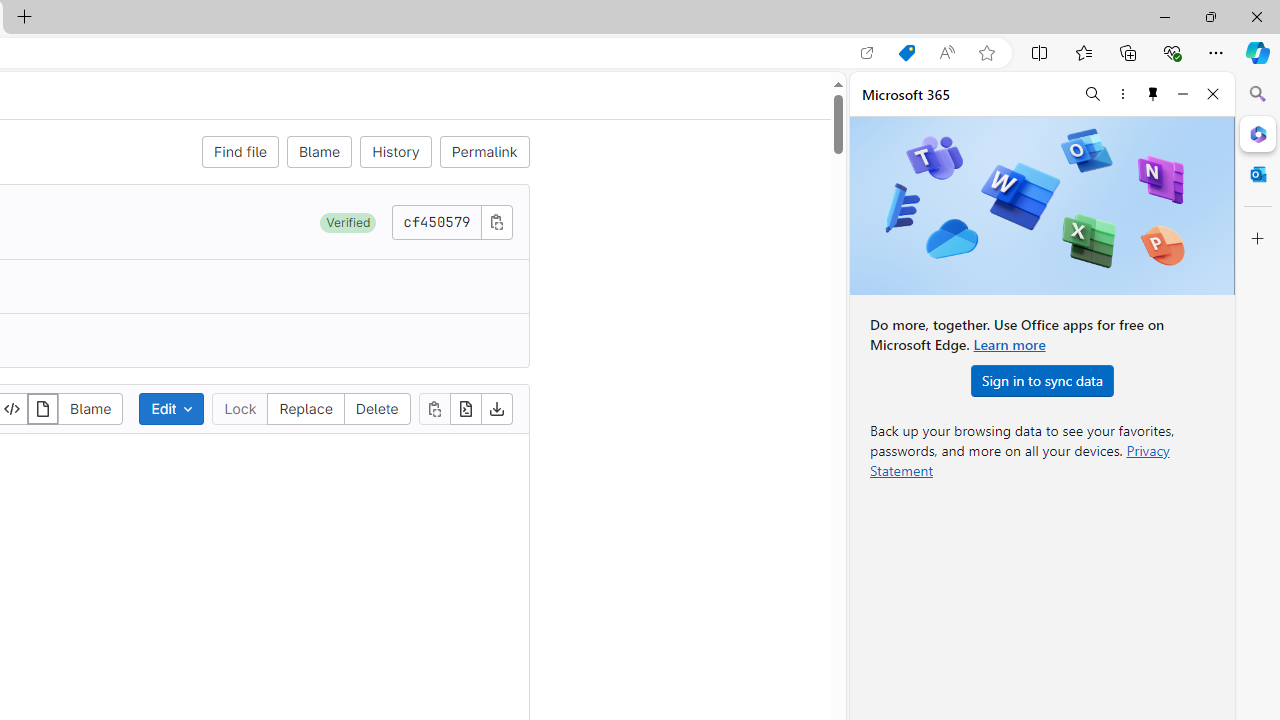  I want to click on 'Privacy Statement', so click(1020, 460).